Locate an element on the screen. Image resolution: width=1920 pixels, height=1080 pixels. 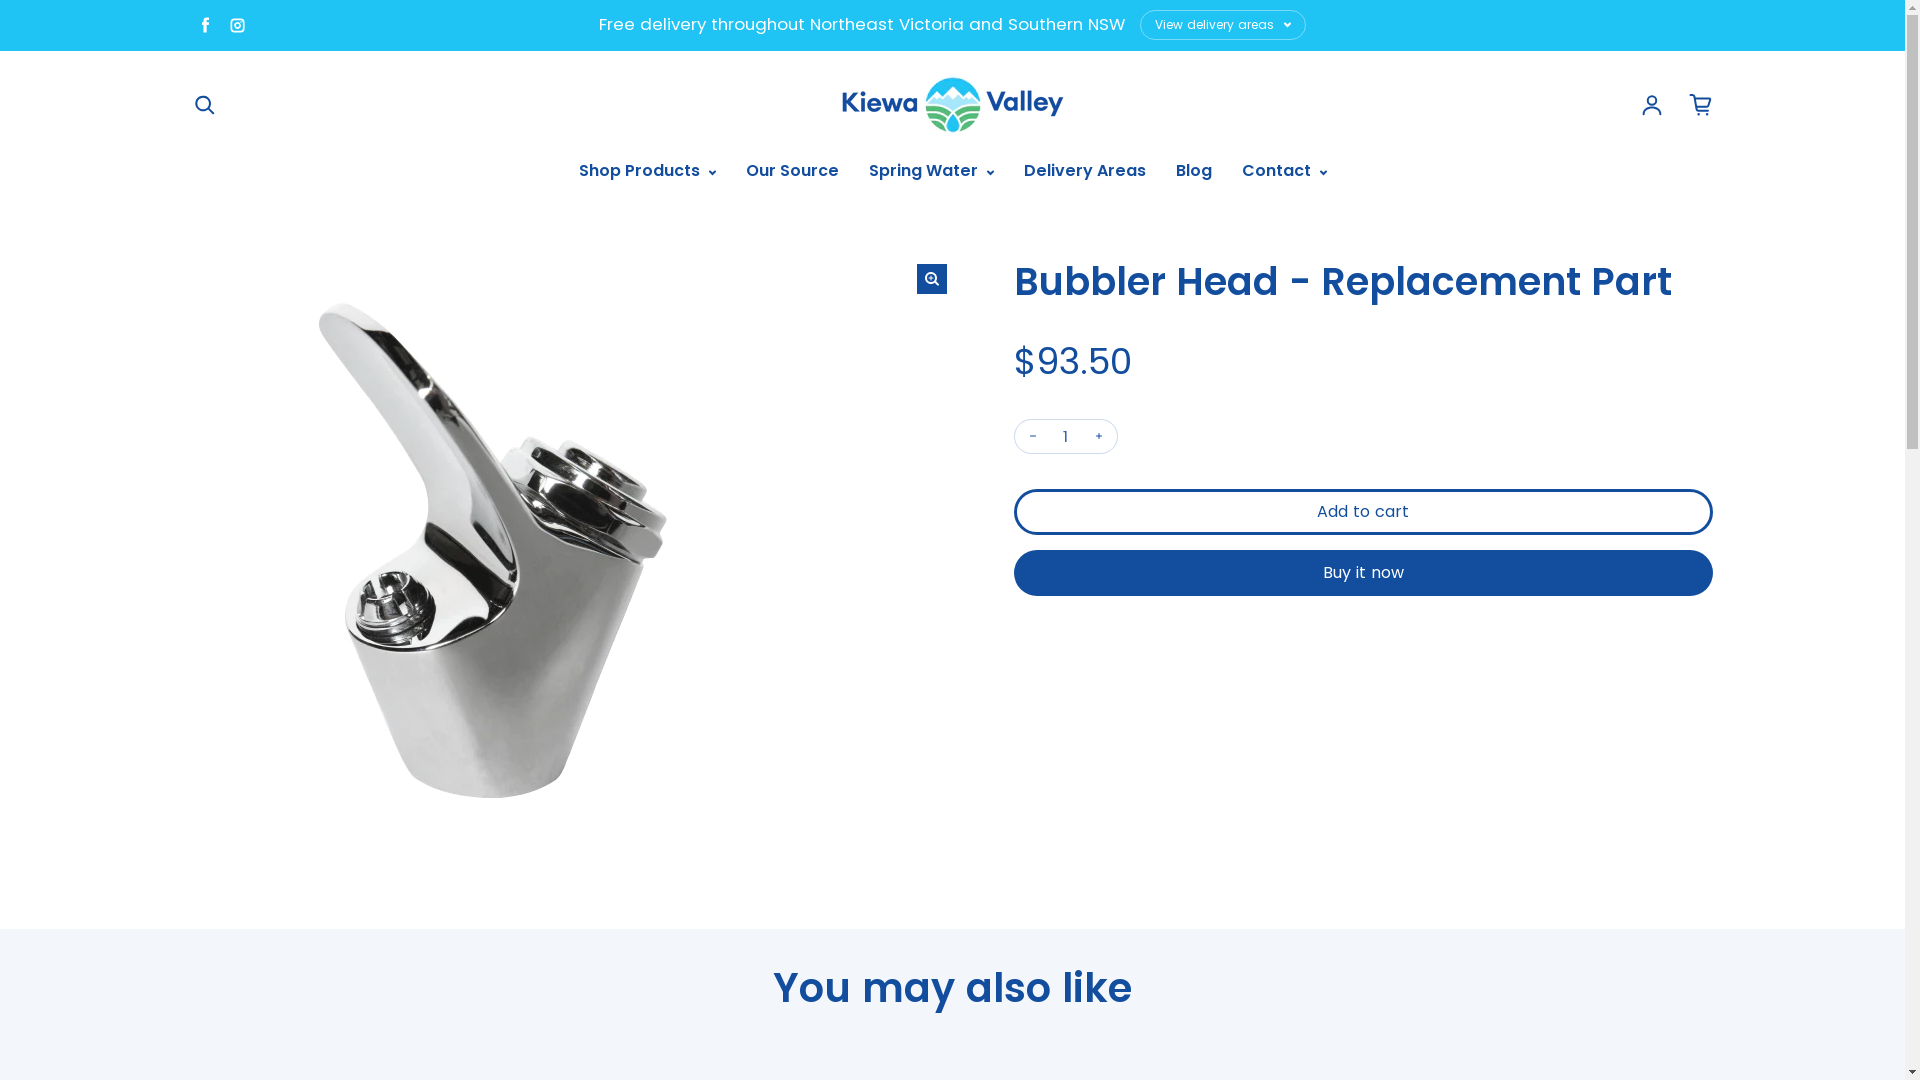
'Skip to content' is located at coordinates (0, 0).